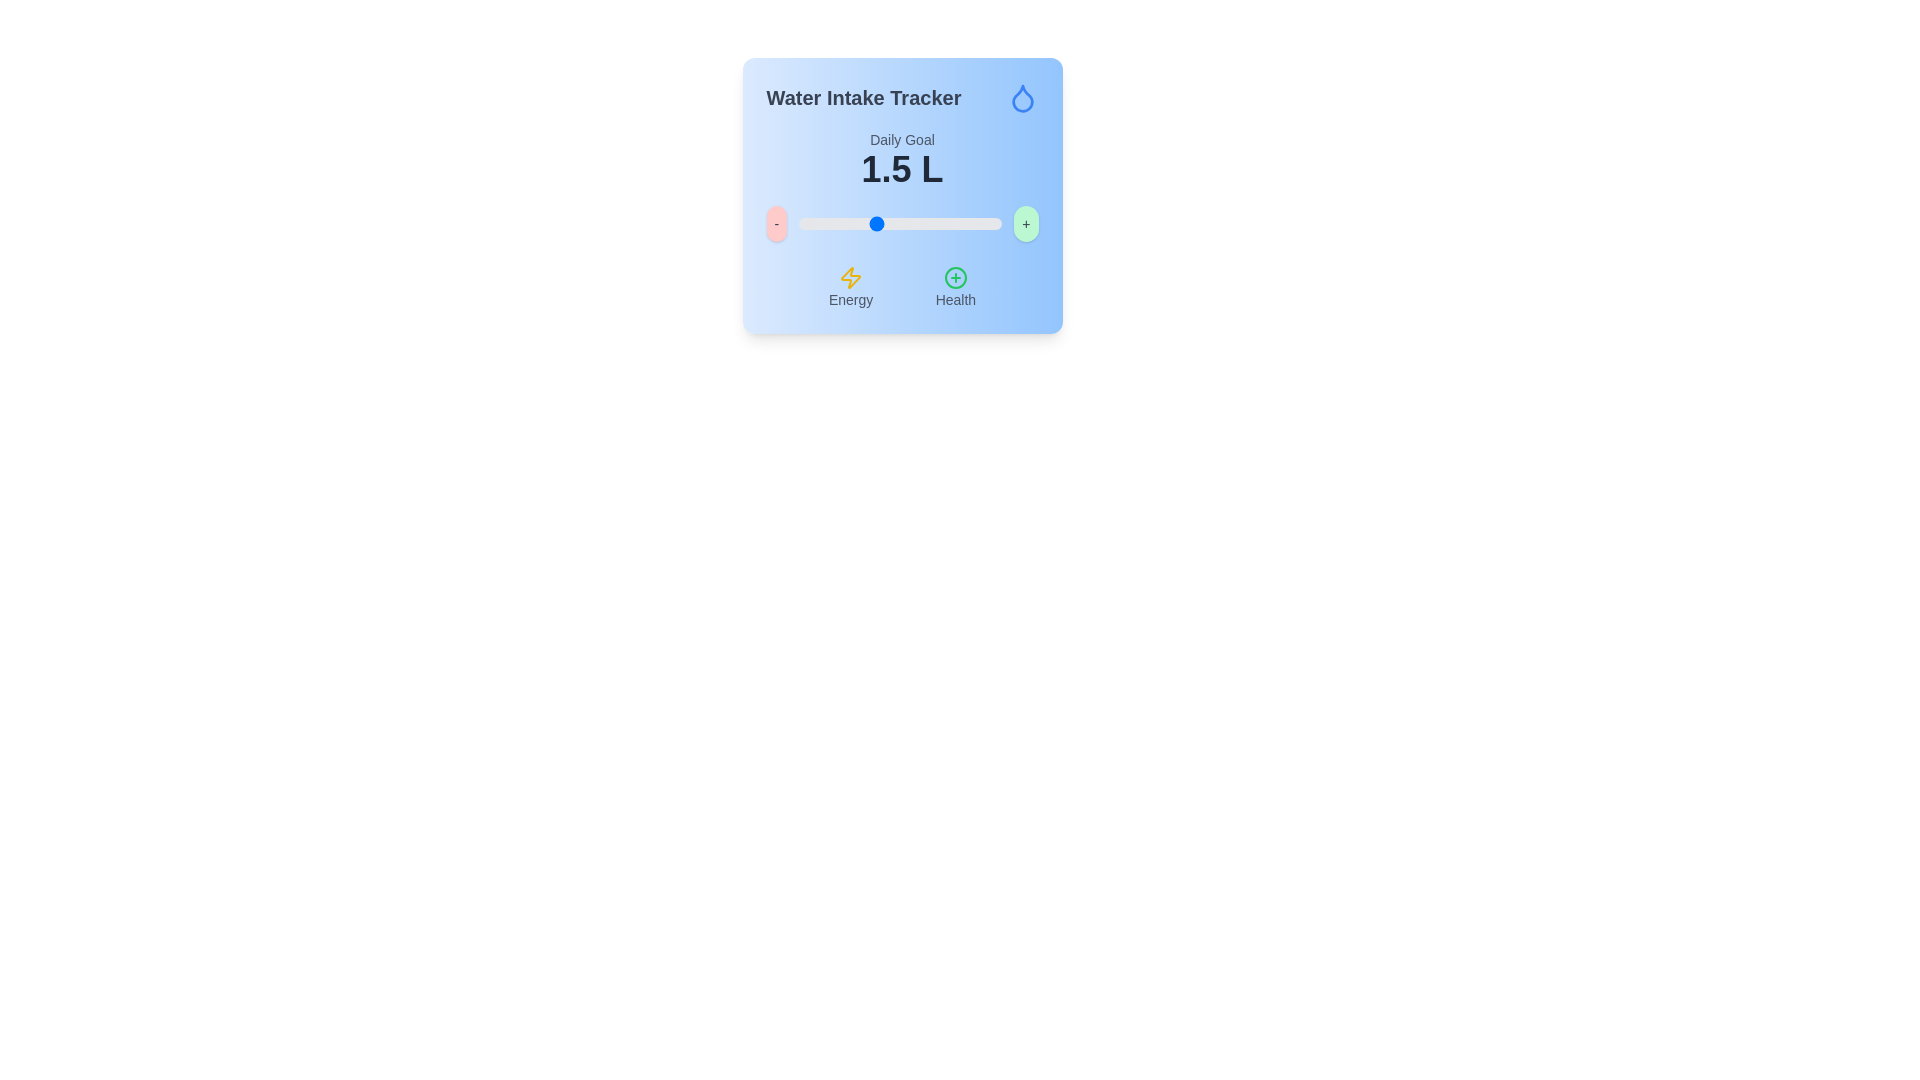  What do you see at coordinates (954, 277) in the screenshot?
I see `the Iconographic button located in the lower-right corner of the card interface for additional information` at bounding box center [954, 277].